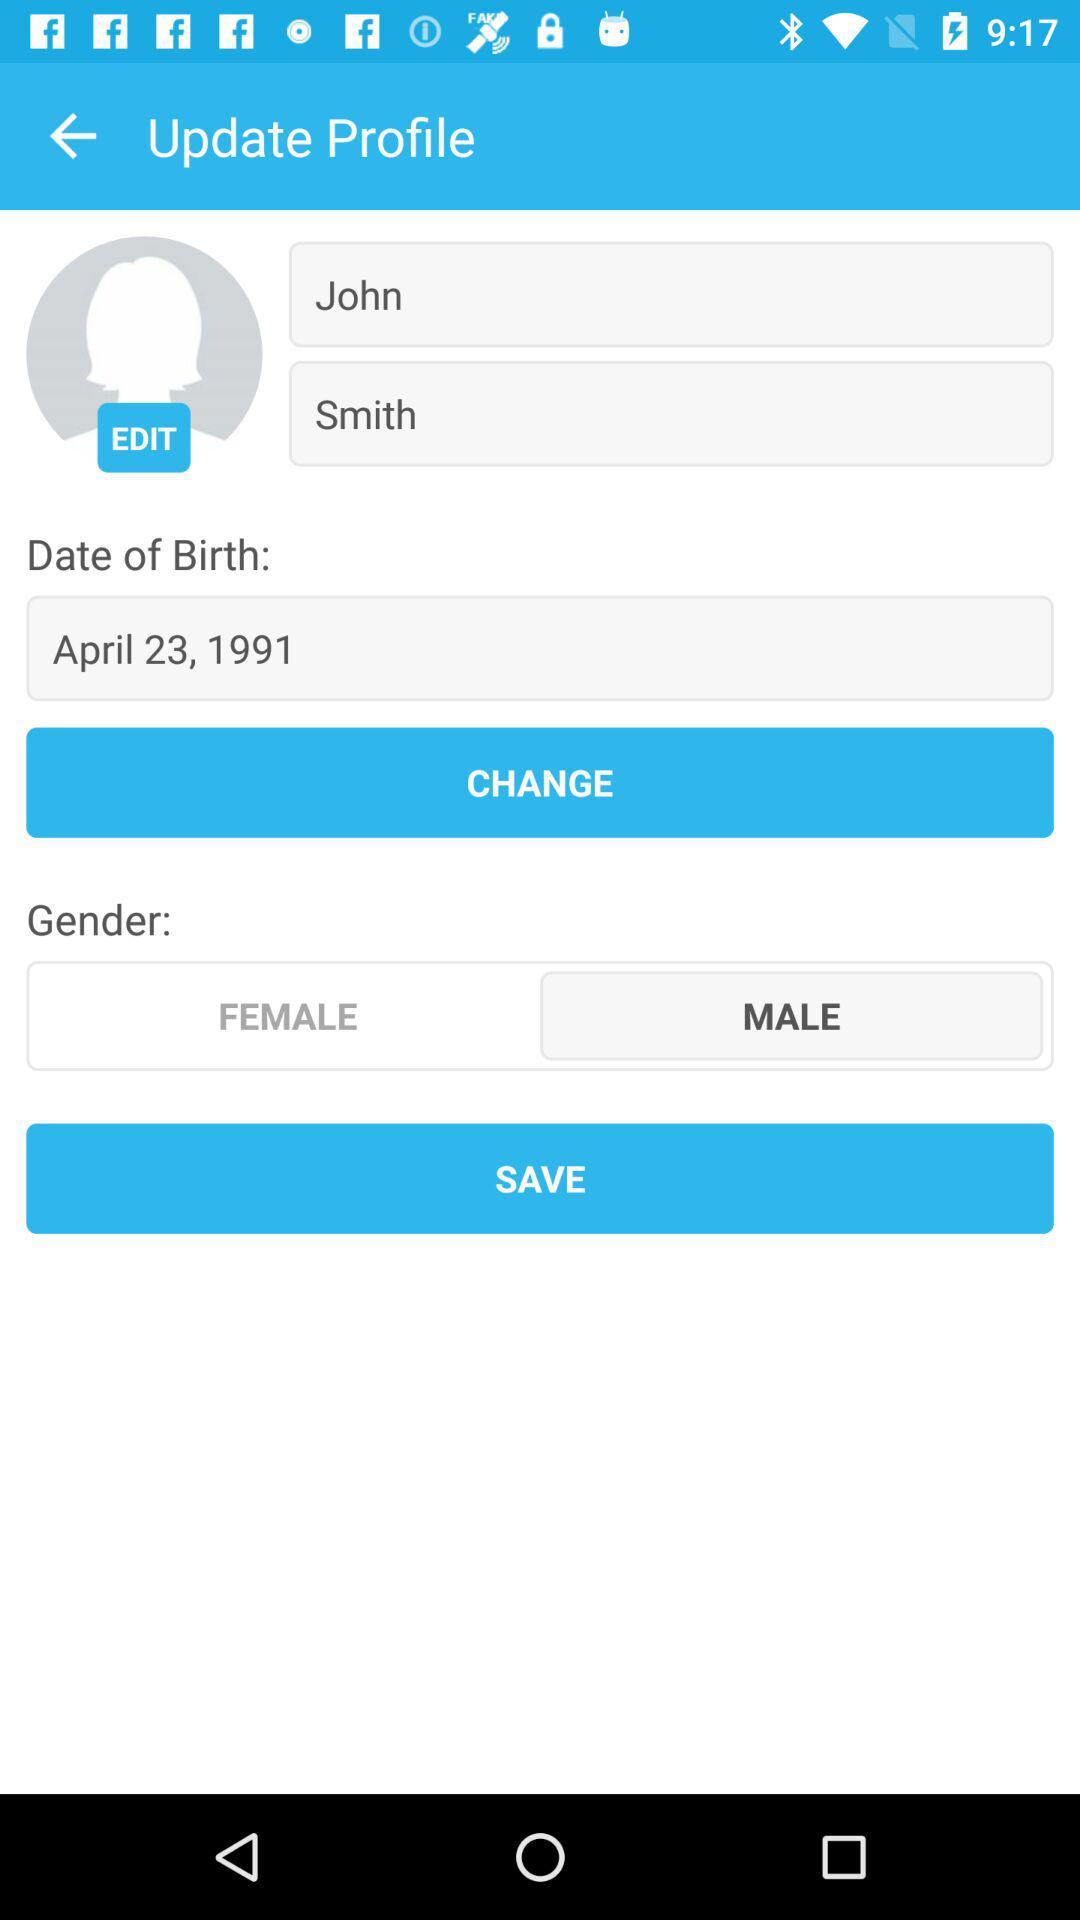  Describe the element at coordinates (72, 135) in the screenshot. I see `icon next to the update profile item` at that location.